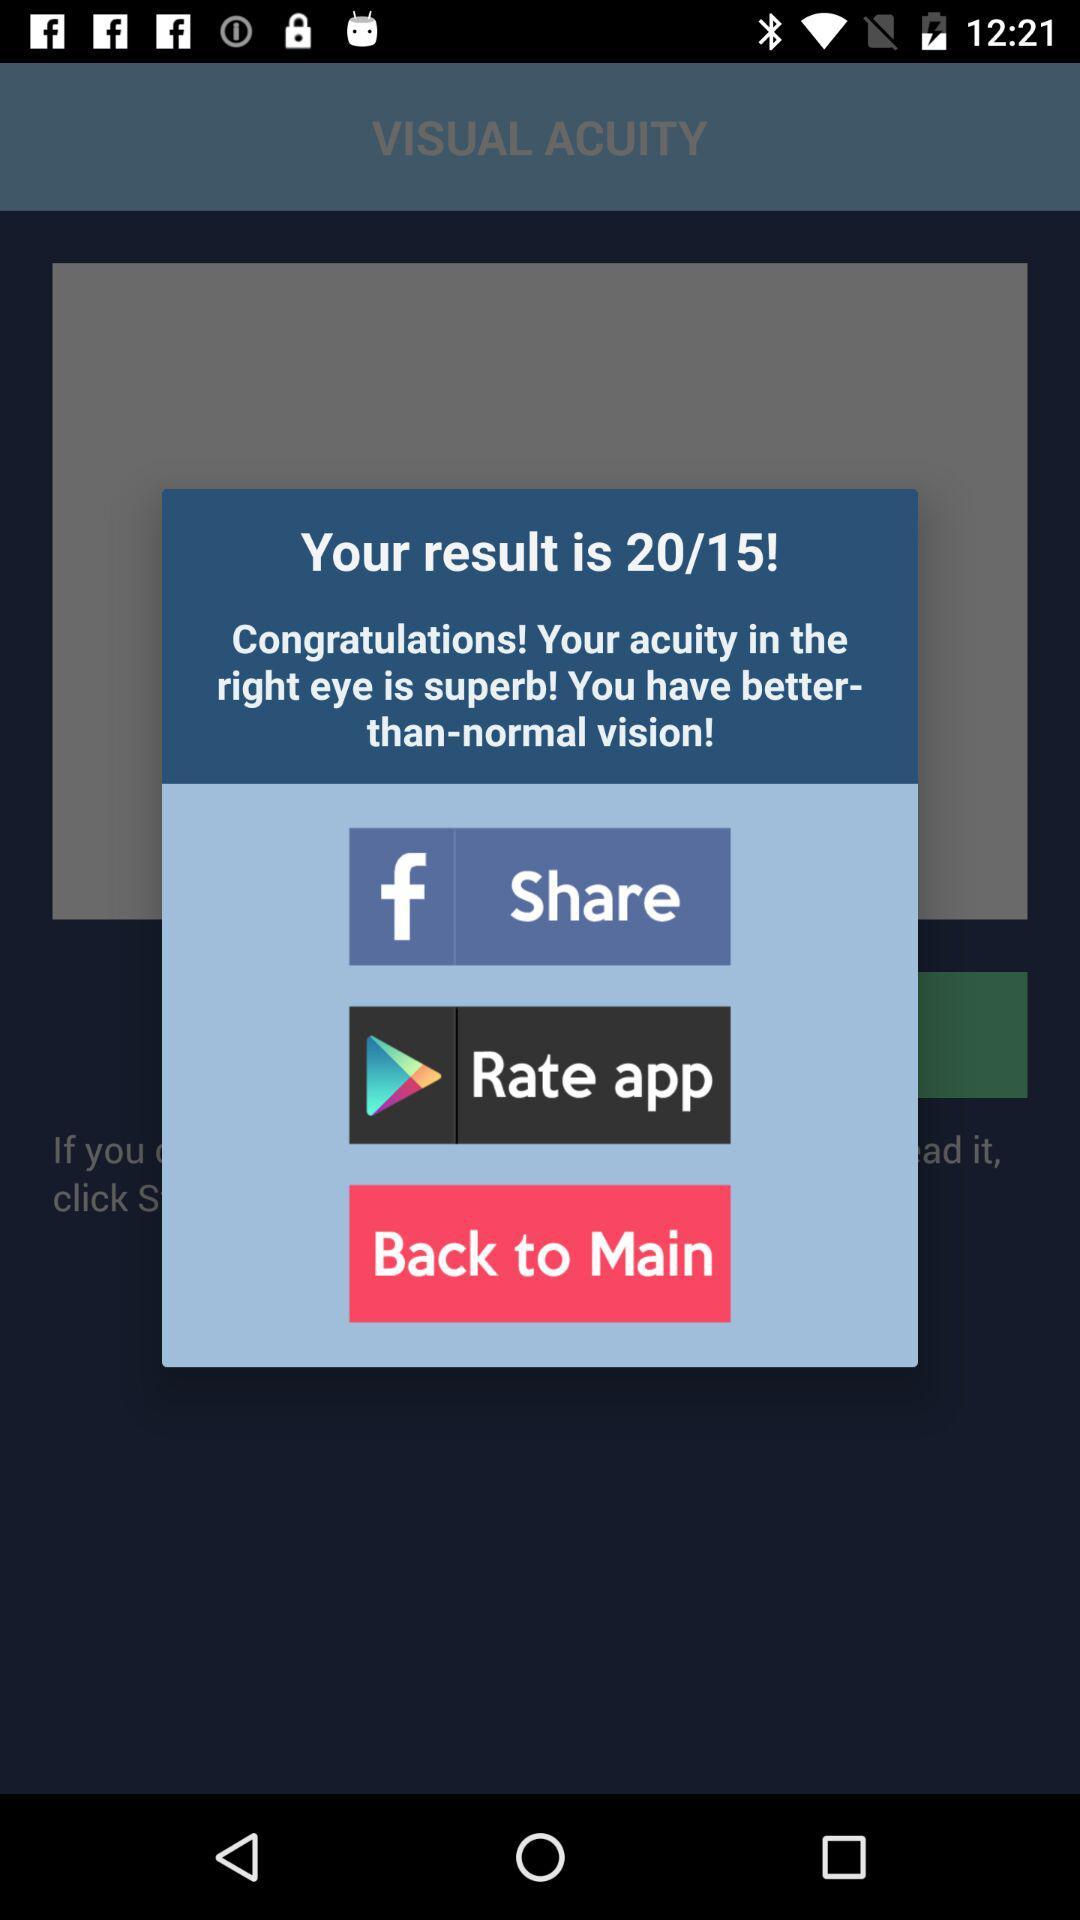 Image resolution: width=1080 pixels, height=1920 pixels. What do you see at coordinates (538, 896) in the screenshot?
I see `share to facebook` at bounding box center [538, 896].